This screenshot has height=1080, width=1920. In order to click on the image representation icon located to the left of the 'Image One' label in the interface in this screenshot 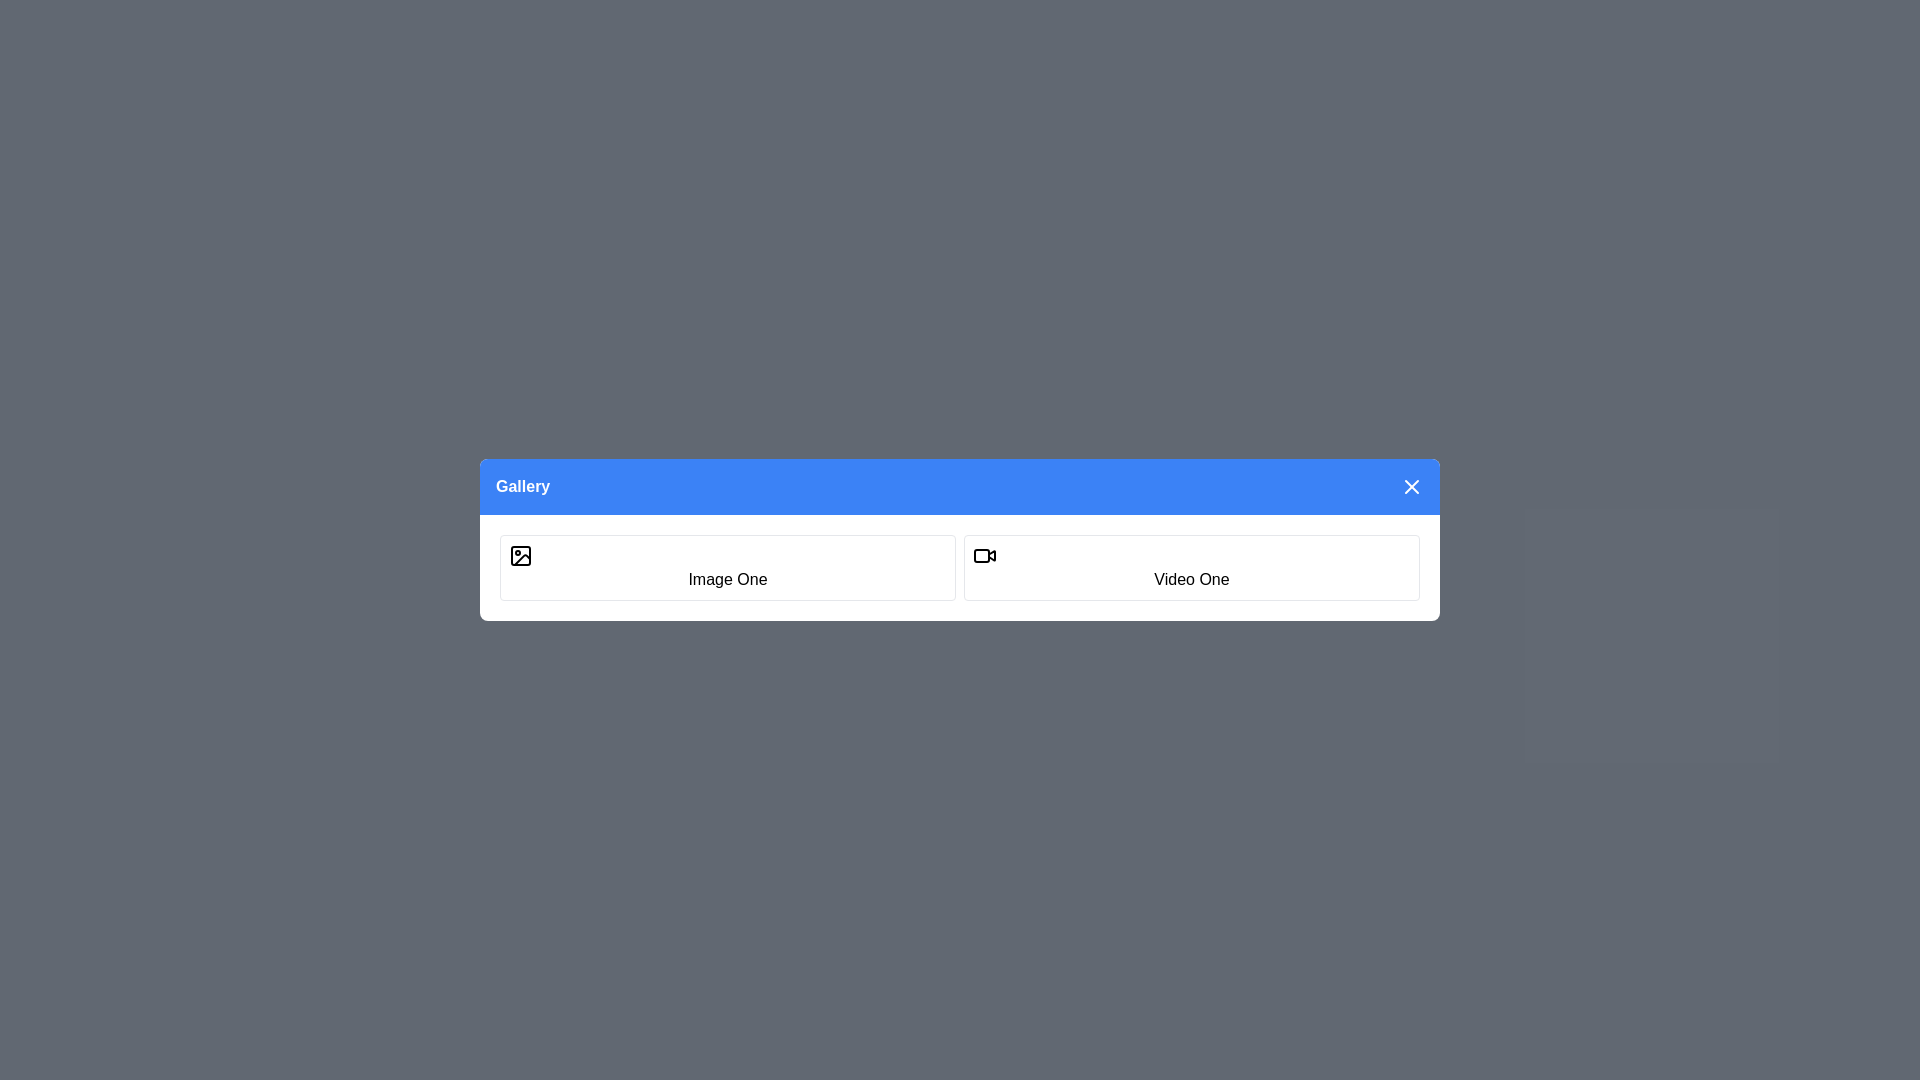, I will do `click(521, 555)`.